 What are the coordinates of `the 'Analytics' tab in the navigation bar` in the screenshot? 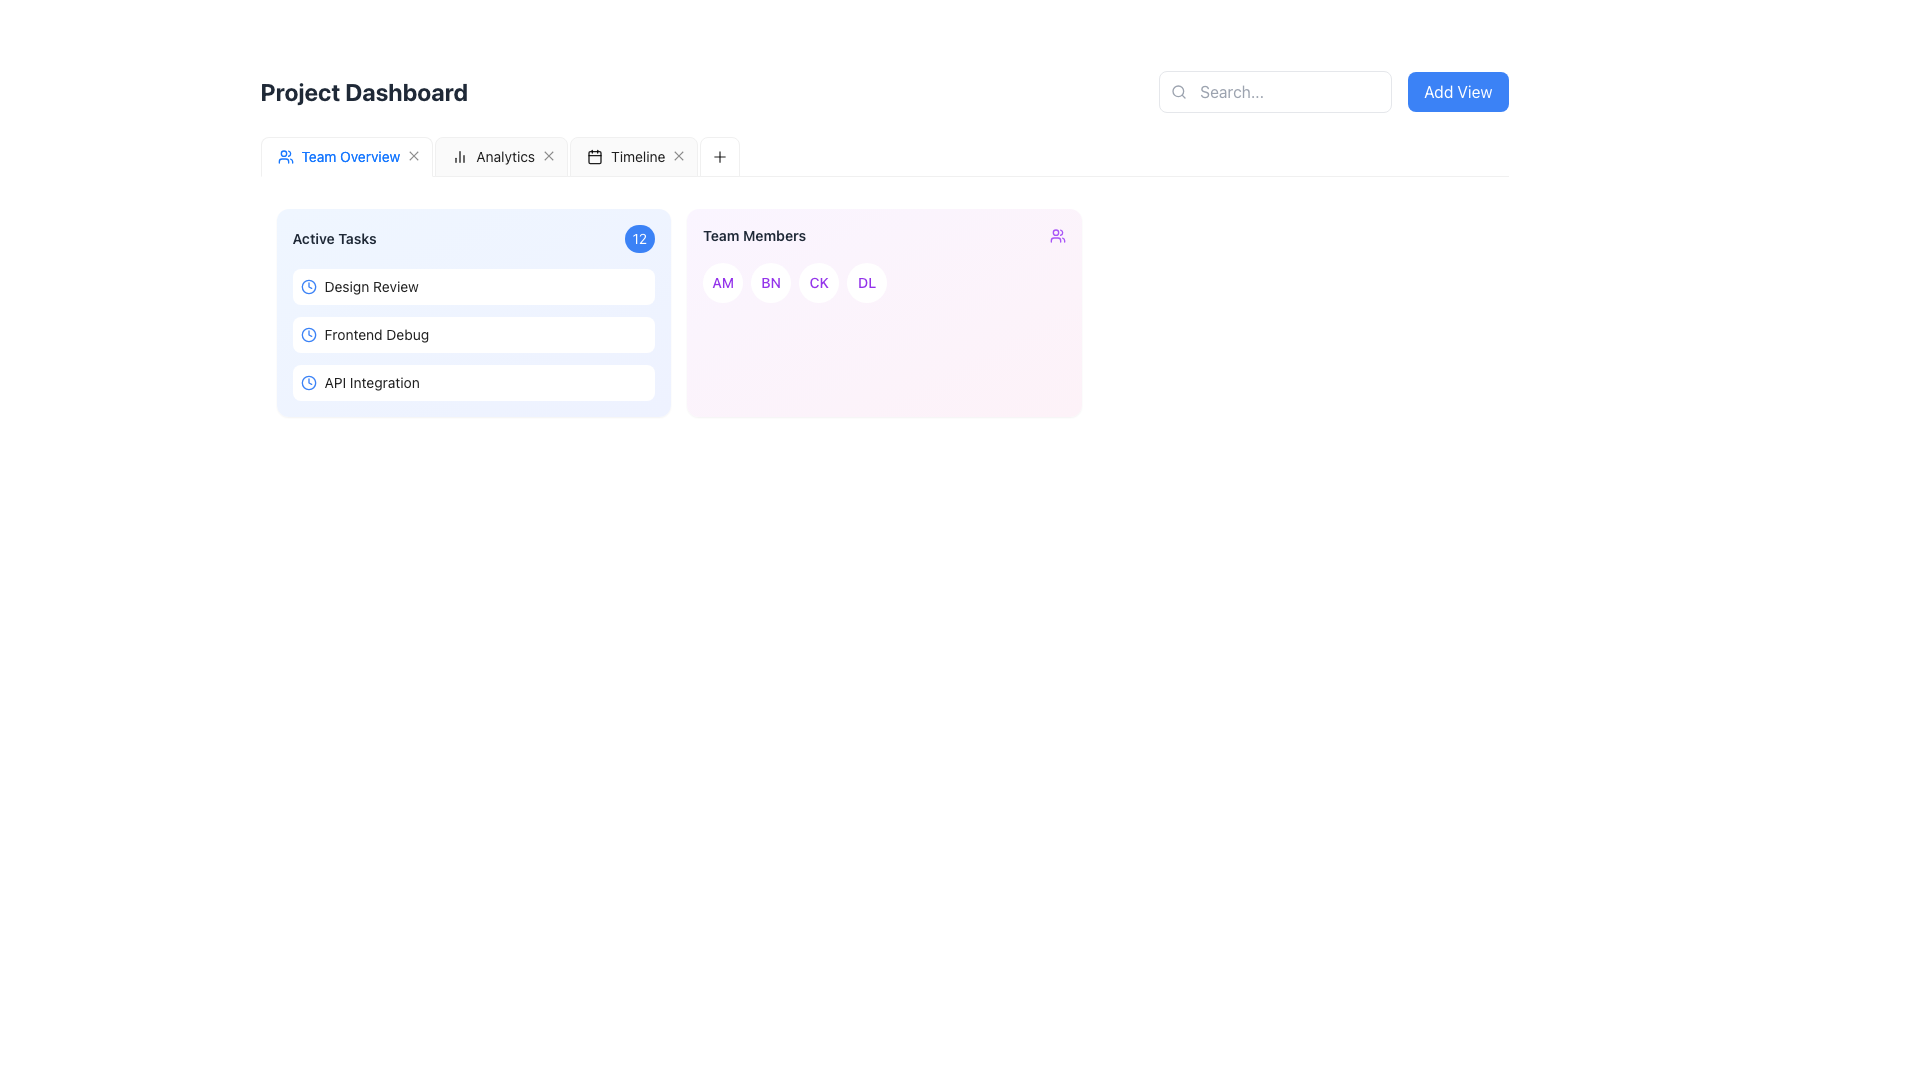 It's located at (493, 156).